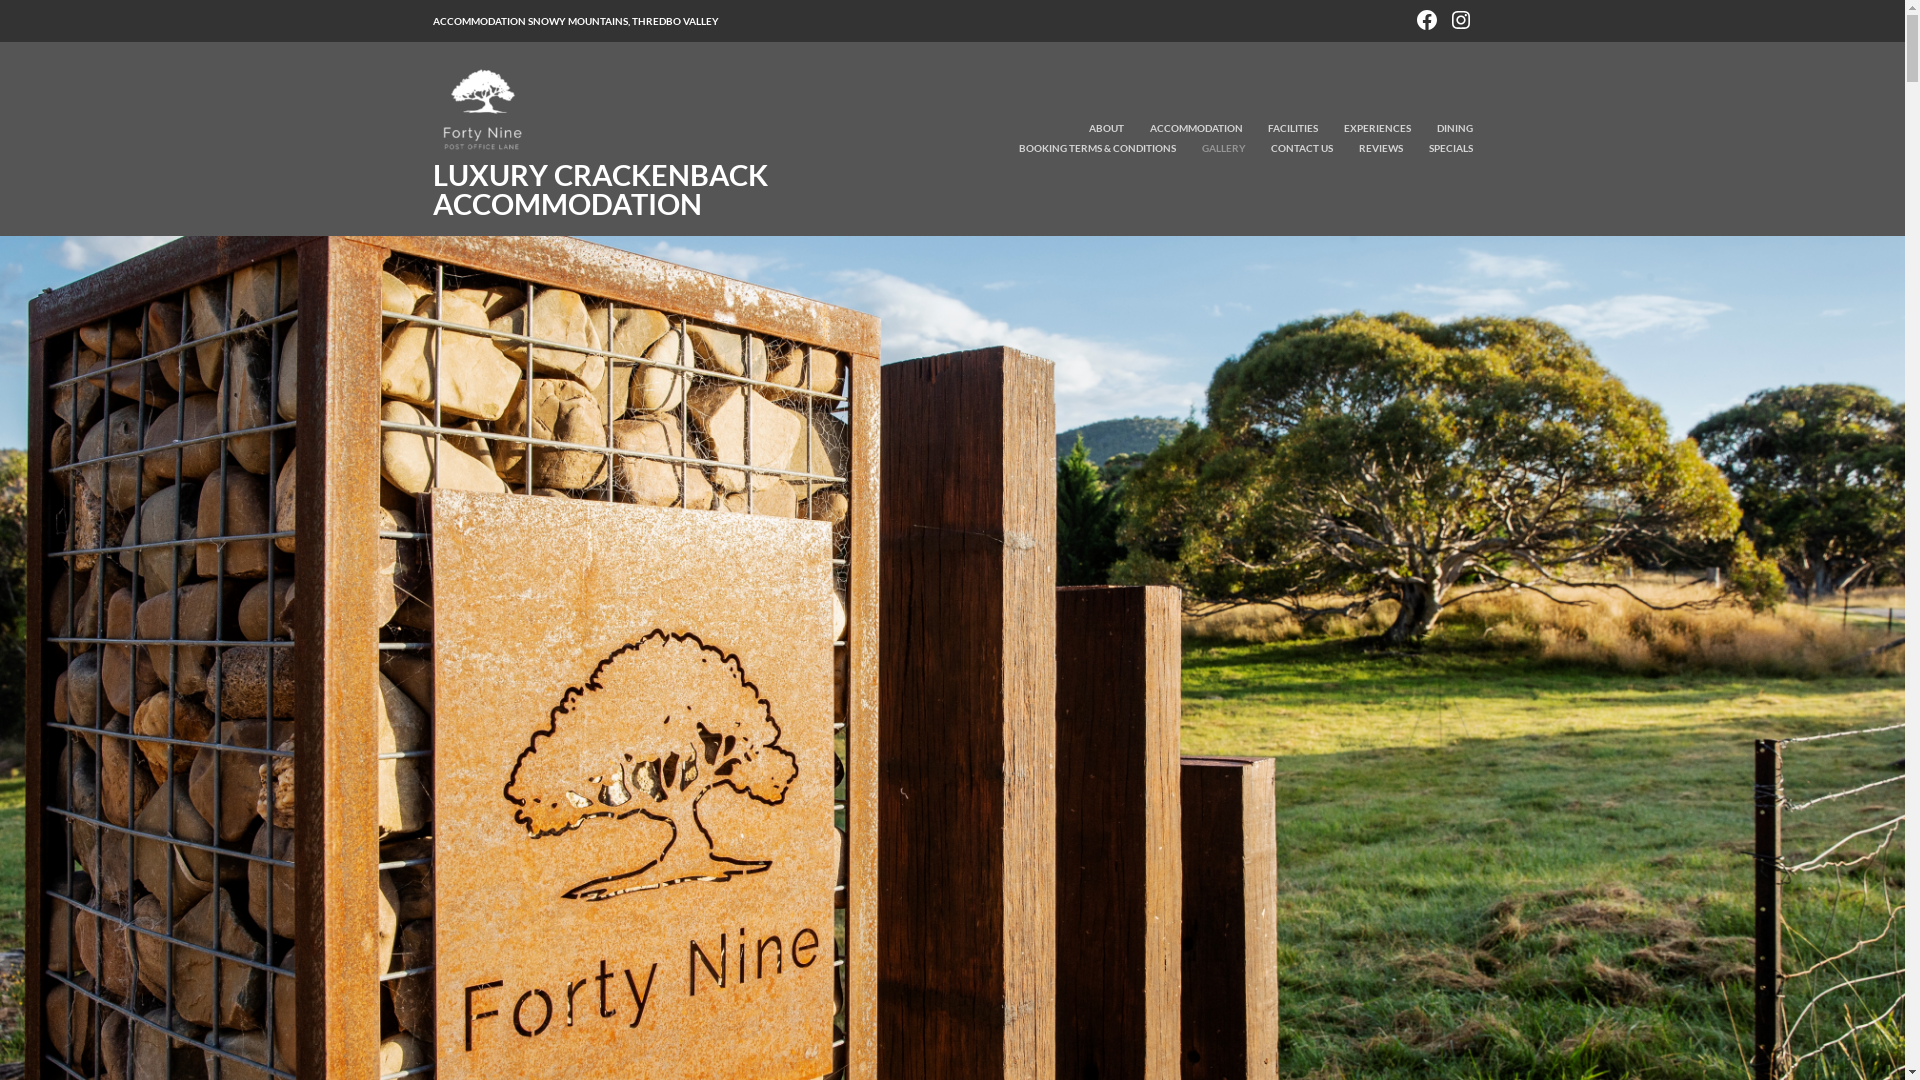 Image resolution: width=1920 pixels, height=1080 pixels. What do you see at coordinates (1085, 148) in the screenshot?
I see `'BOOKING TERMS & CONDITIONS'` at bounding box center [1085, 148].